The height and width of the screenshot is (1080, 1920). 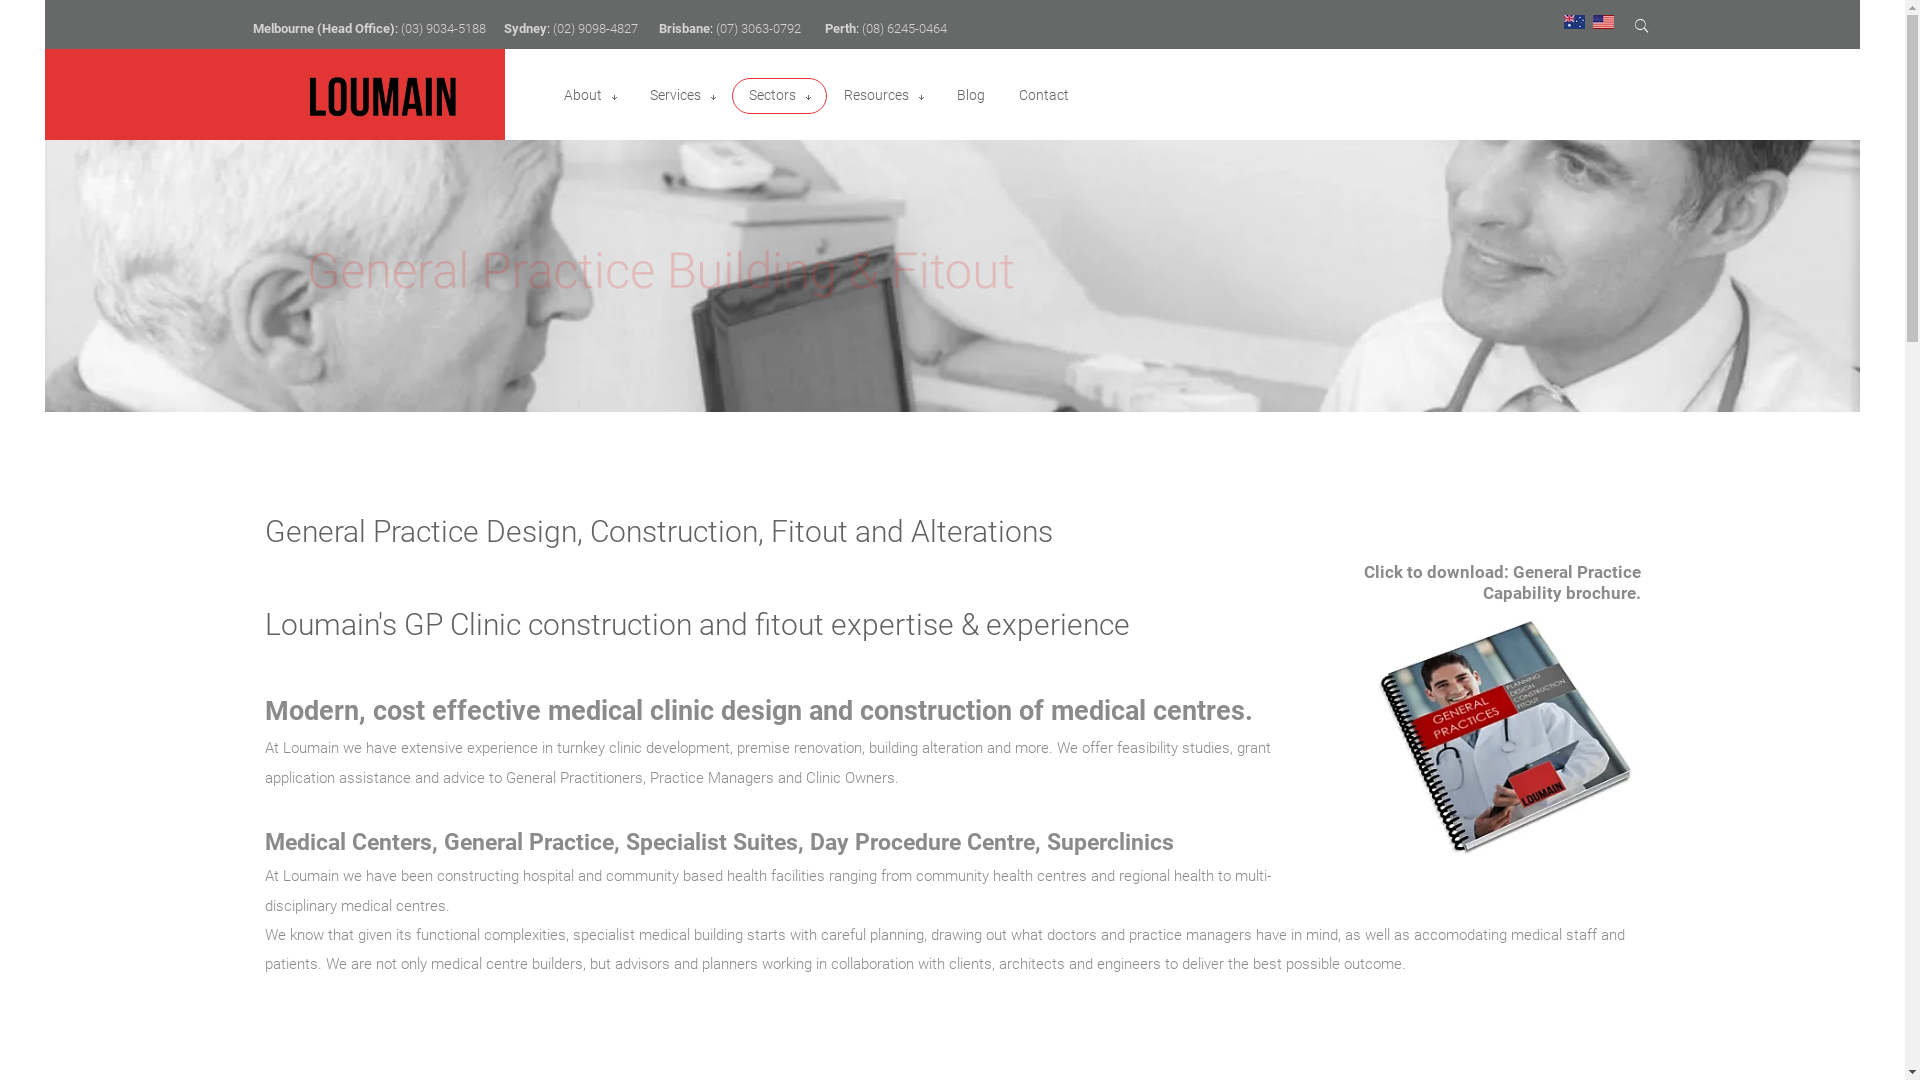 I want to click on 'Click to download: General Practice', so click(x=1502, y=571).